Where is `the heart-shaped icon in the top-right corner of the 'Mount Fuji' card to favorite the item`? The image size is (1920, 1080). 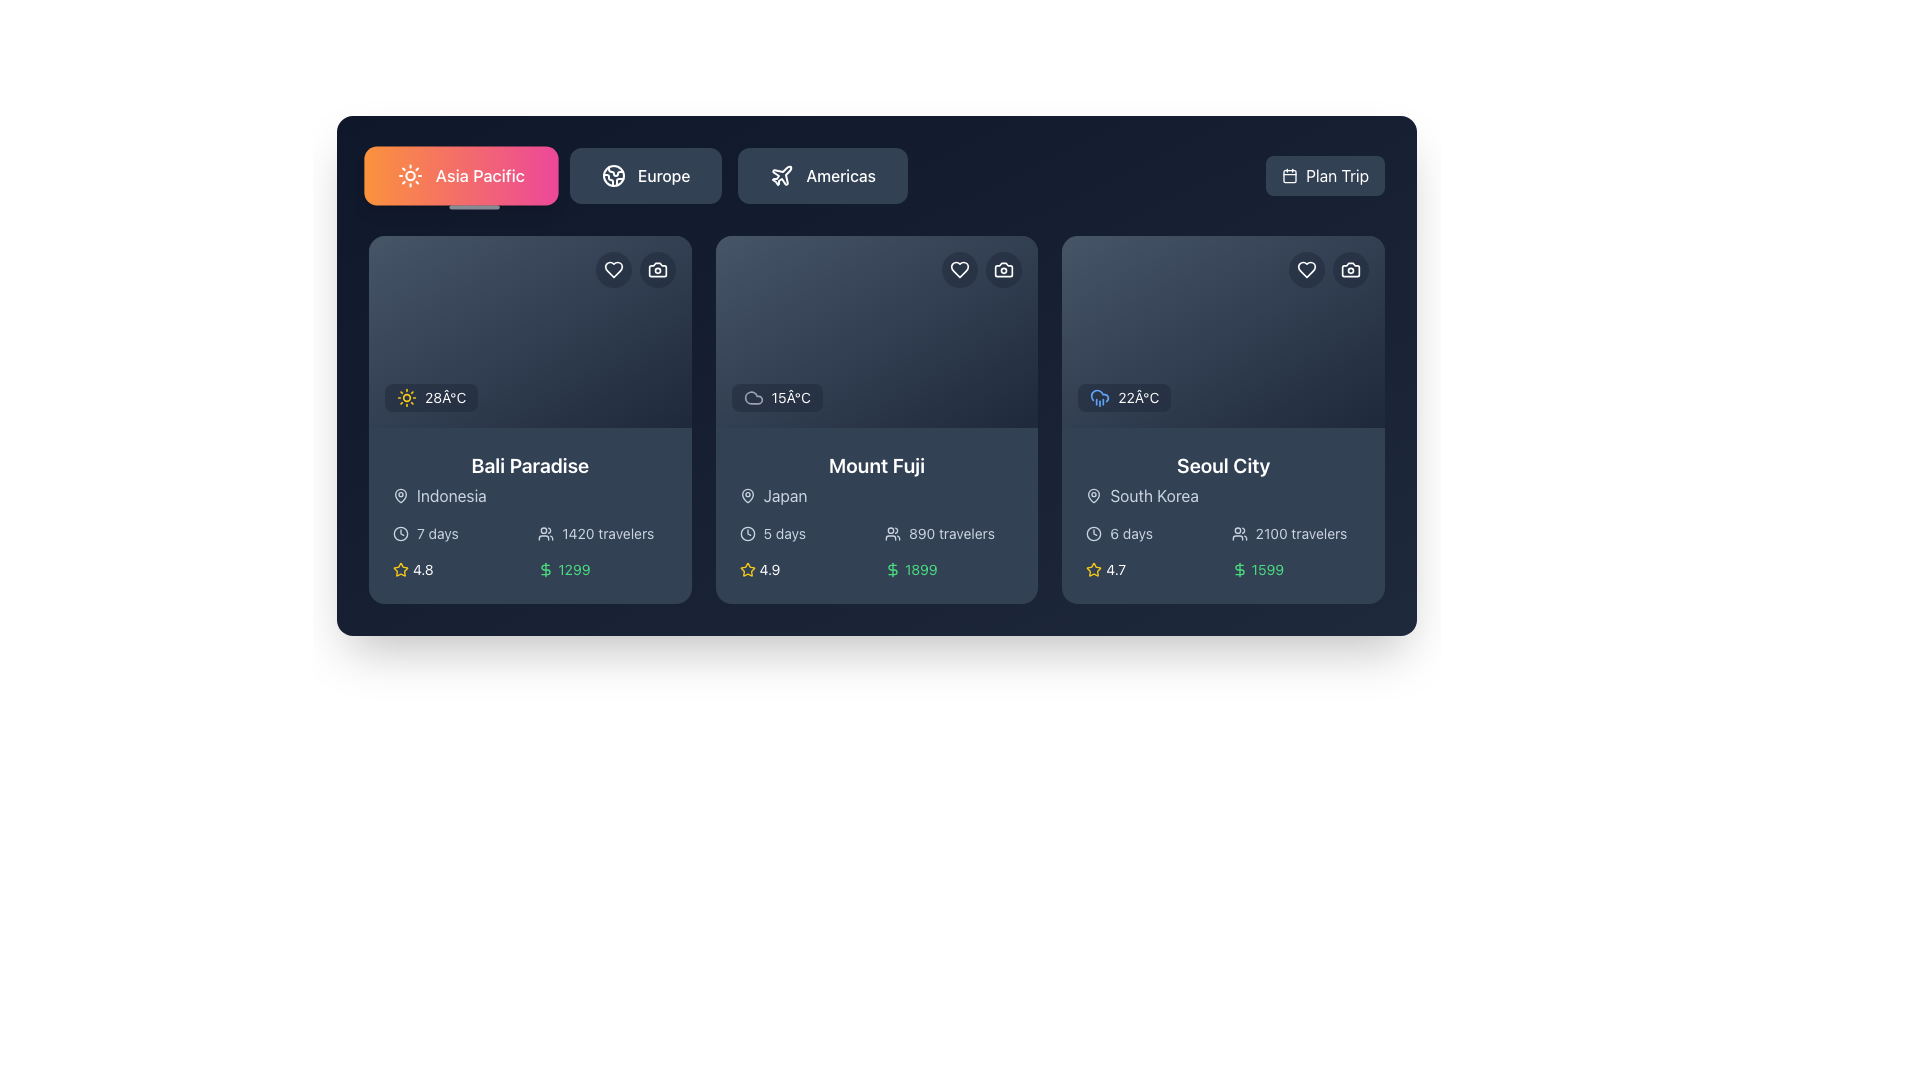
the heart-shaped icon in the top-right corner of the 'Mount Fuji' card to favorite the item is located at coordinates (960, 270).